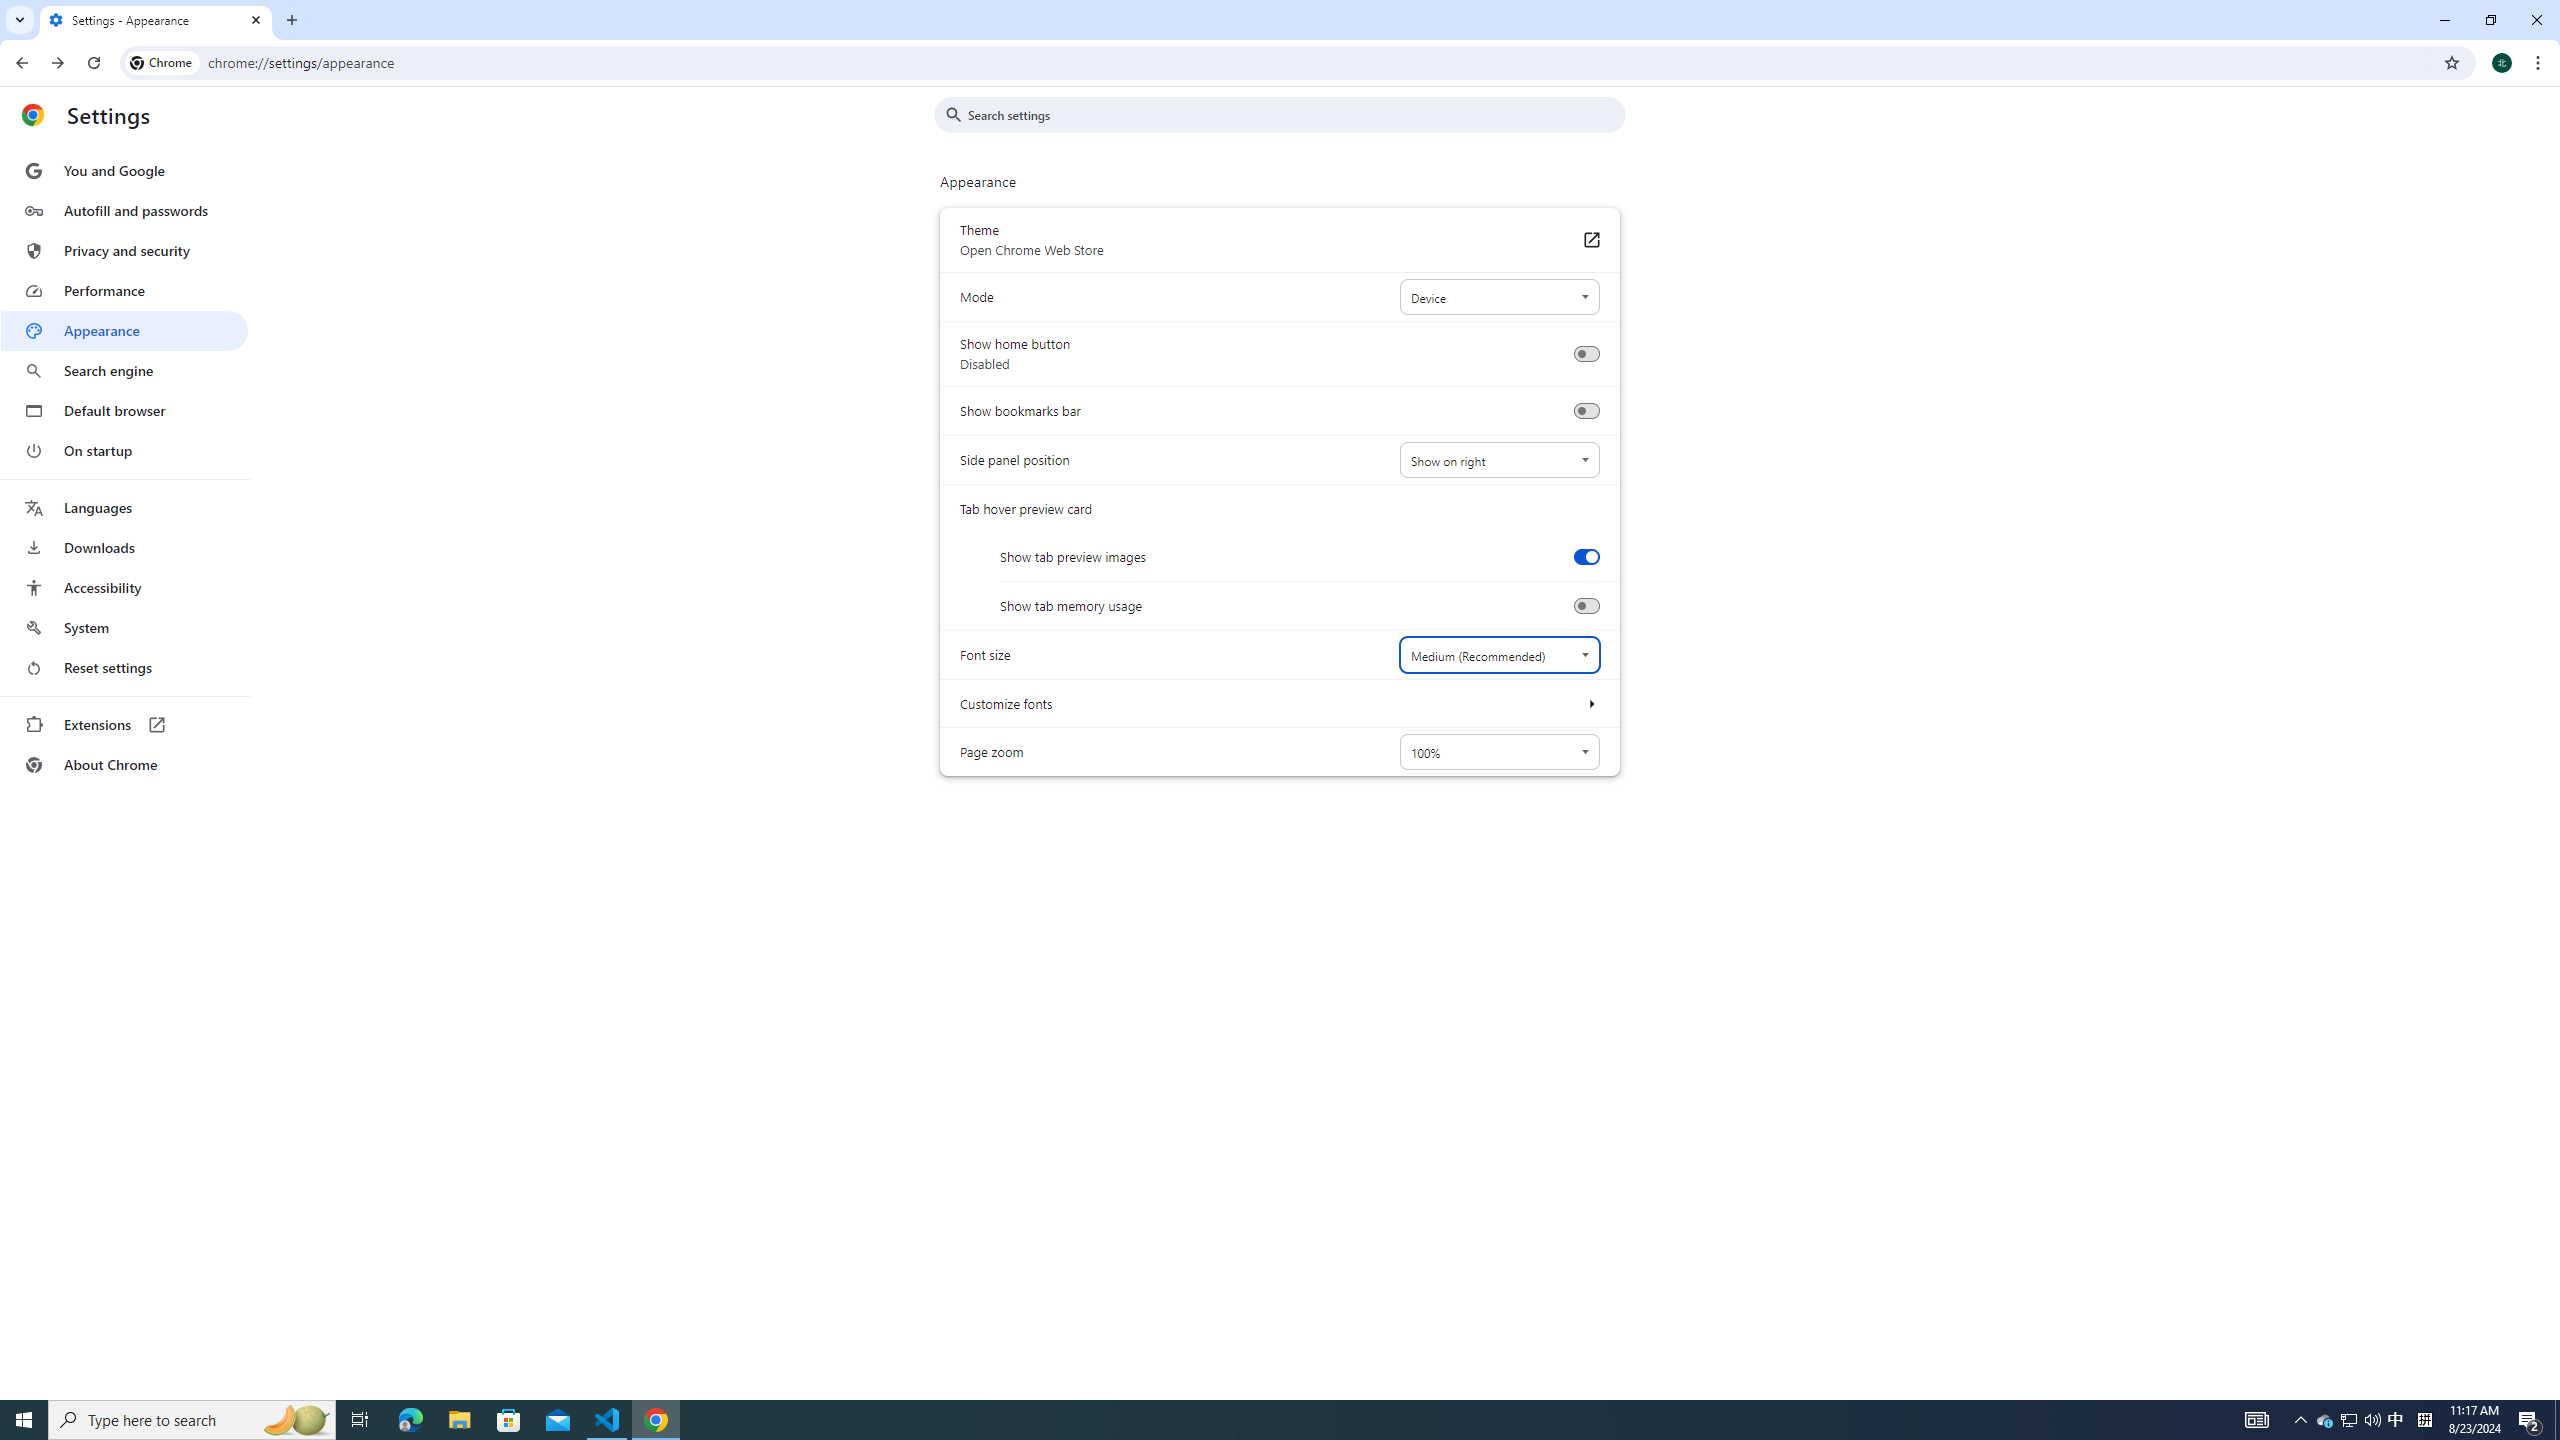 Image resolution: width=2560 pixels, height=1440 pixels. Describe the element at coordinates (1497, 459) in the screenshot. I see `'Side panel position'` at that location.